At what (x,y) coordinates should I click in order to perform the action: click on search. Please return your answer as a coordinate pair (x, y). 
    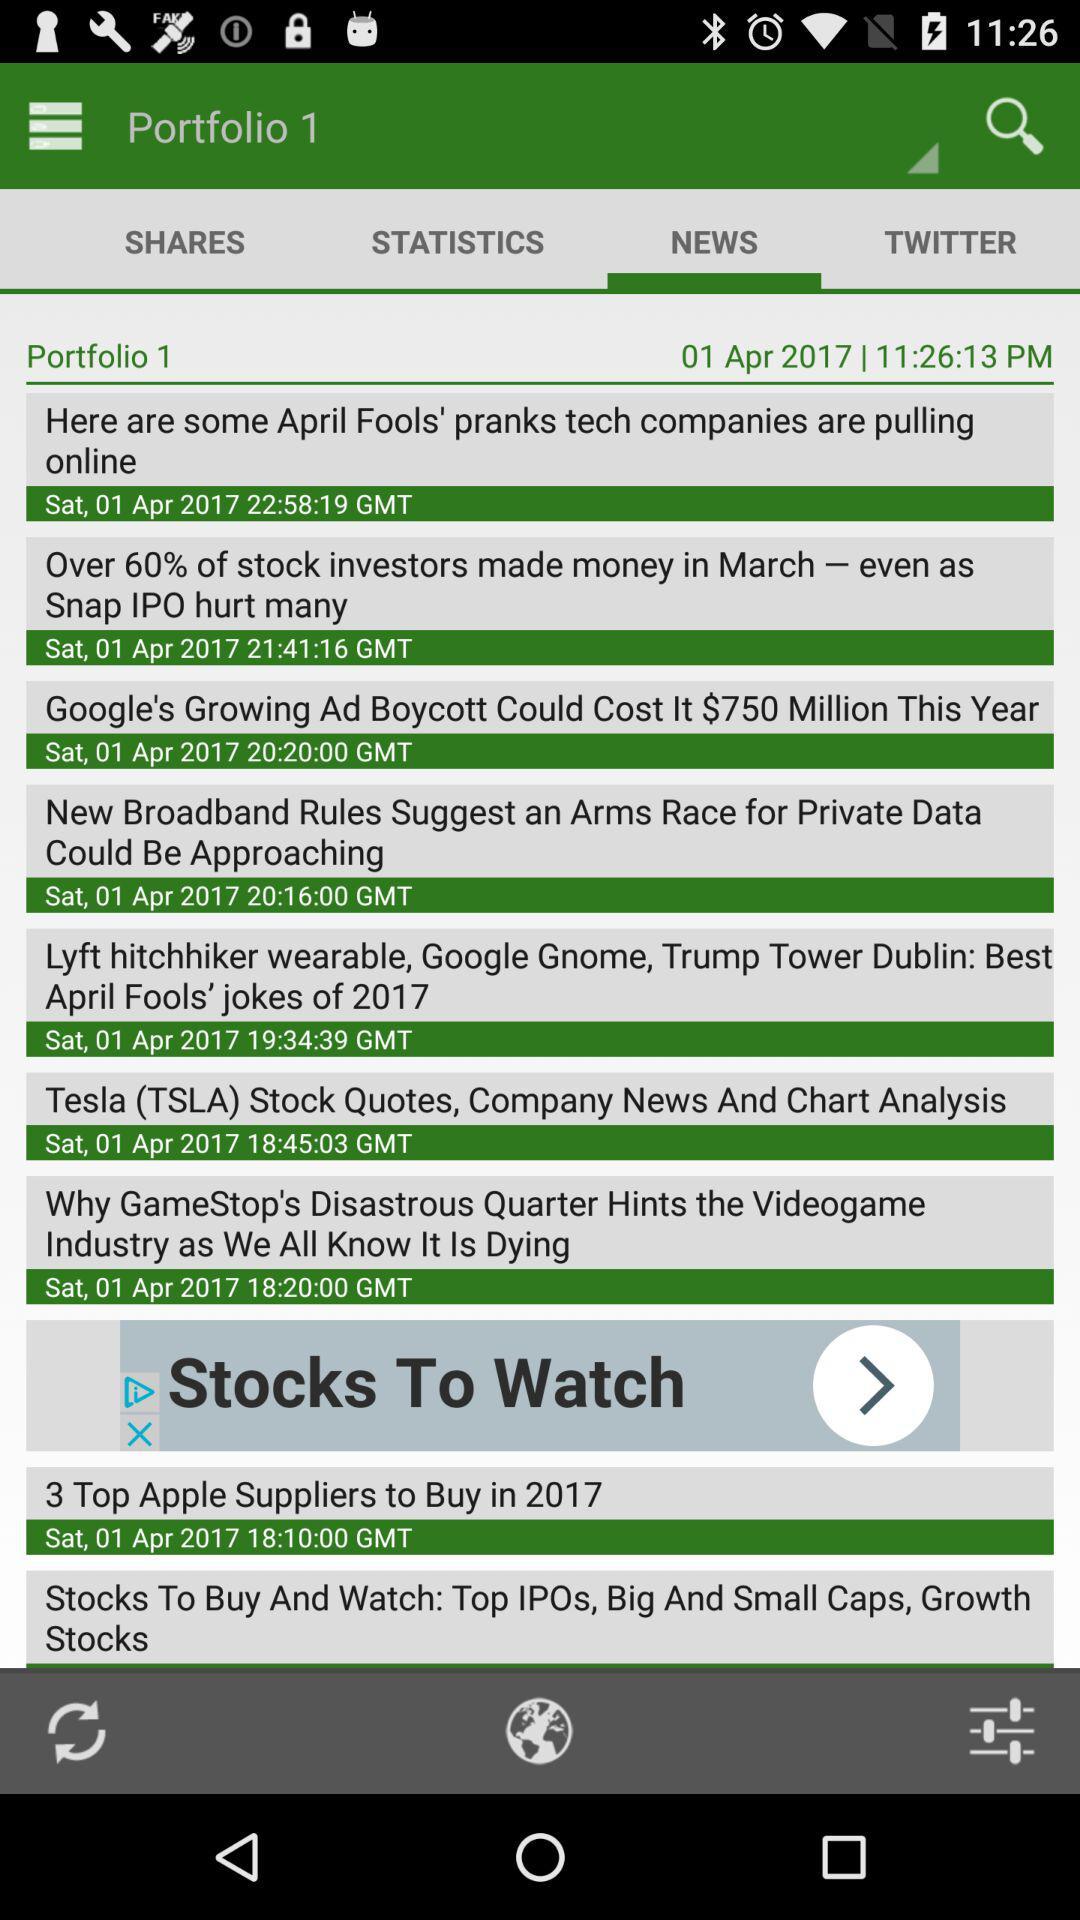
    Looking at the image, I should click on (1014, 124).